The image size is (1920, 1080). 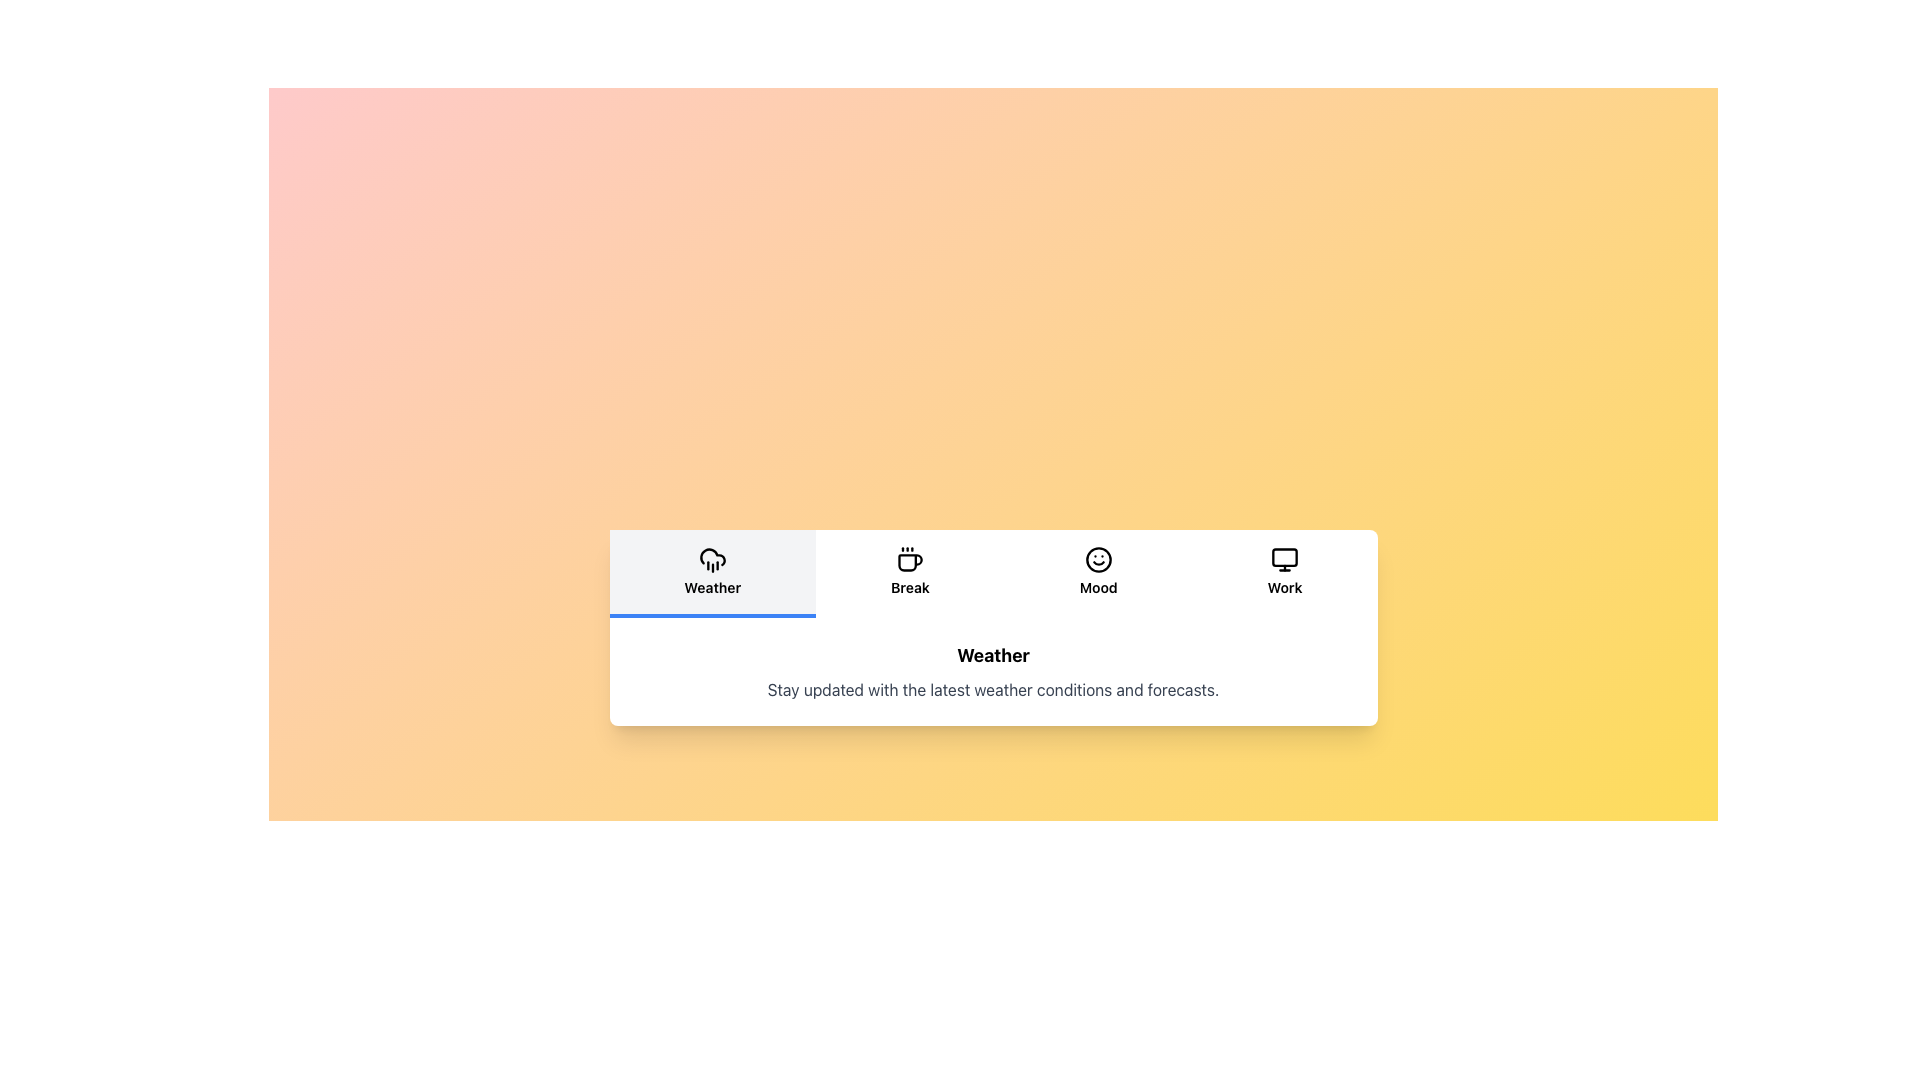 I want to click on the visual feedback upon interaction with the 'Weather' cloud-shaped icon, which is the first icon on the left of the navigation bar, so click(x=712, y=557).